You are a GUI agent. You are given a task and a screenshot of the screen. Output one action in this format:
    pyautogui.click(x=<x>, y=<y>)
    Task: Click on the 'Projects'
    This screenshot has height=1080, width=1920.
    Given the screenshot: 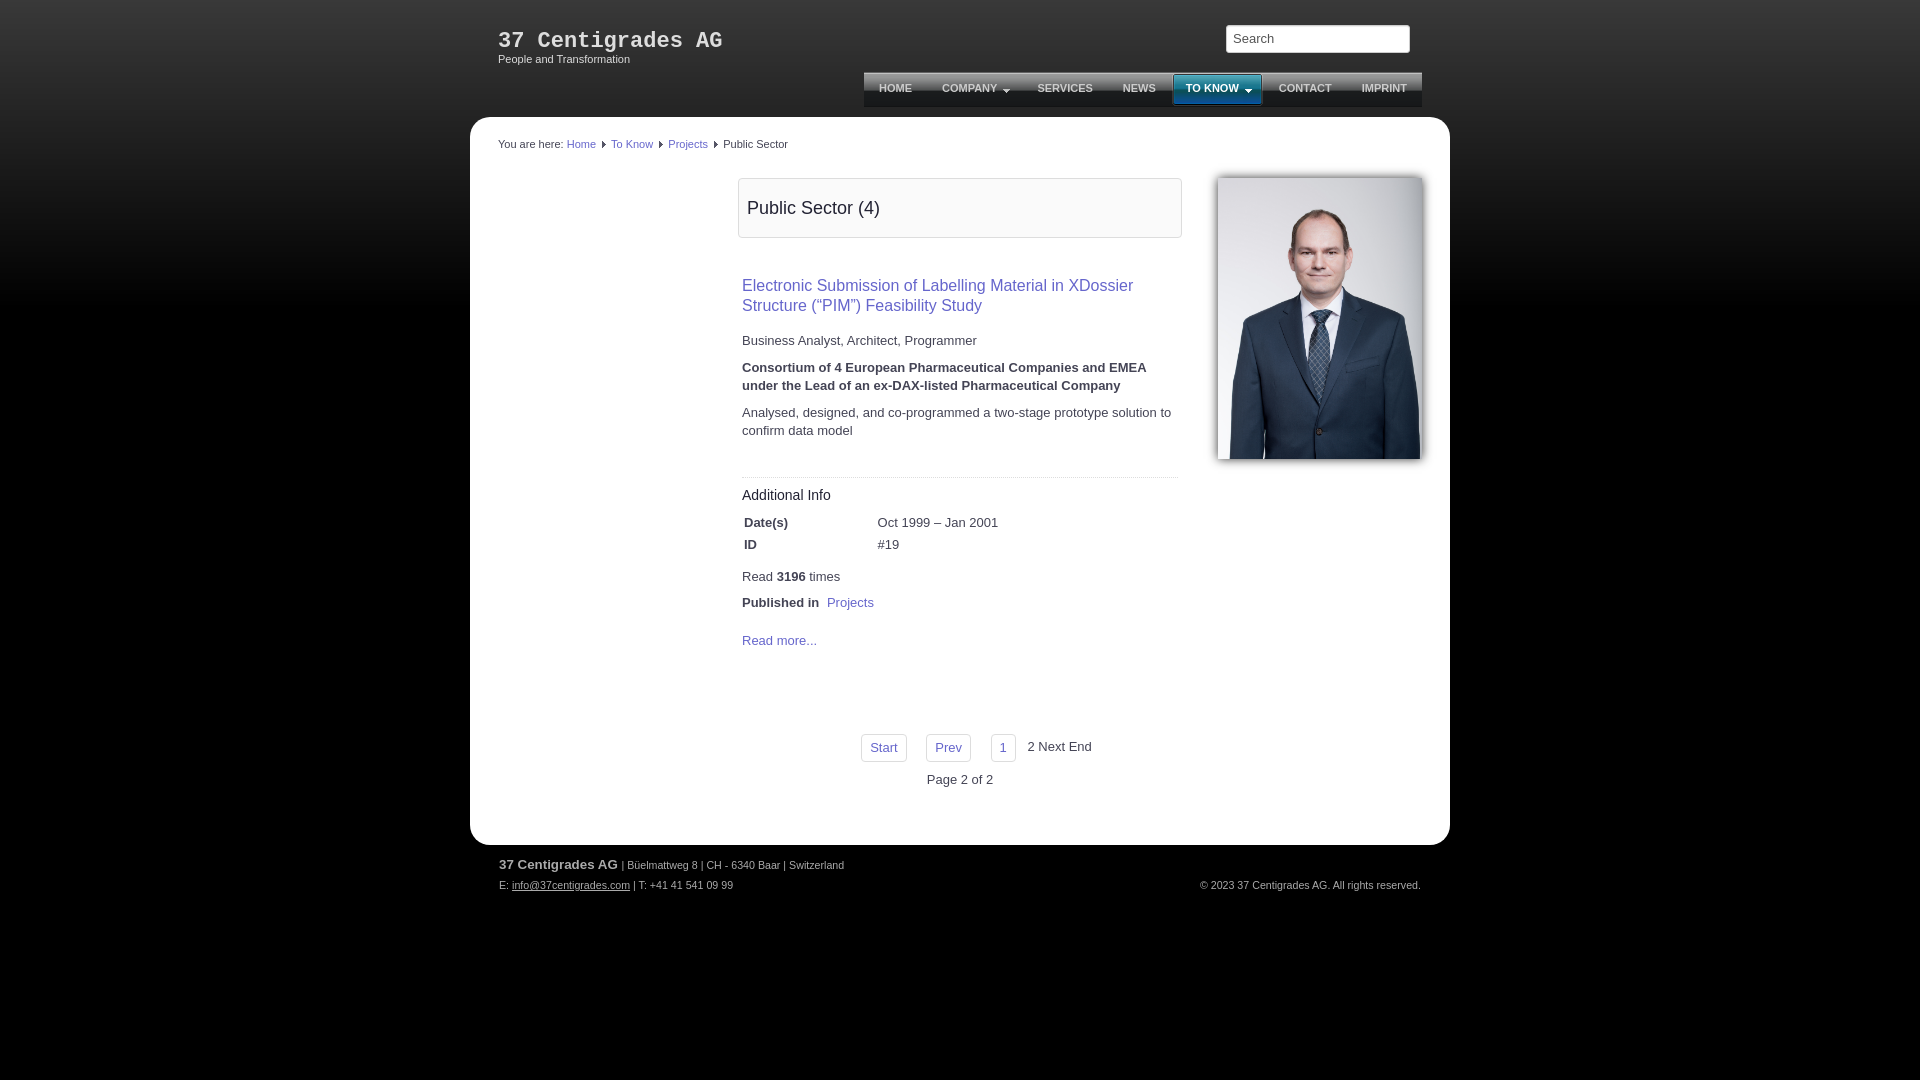 What is the action you would take?
    pyautogui.click(x=850, y=601)
    